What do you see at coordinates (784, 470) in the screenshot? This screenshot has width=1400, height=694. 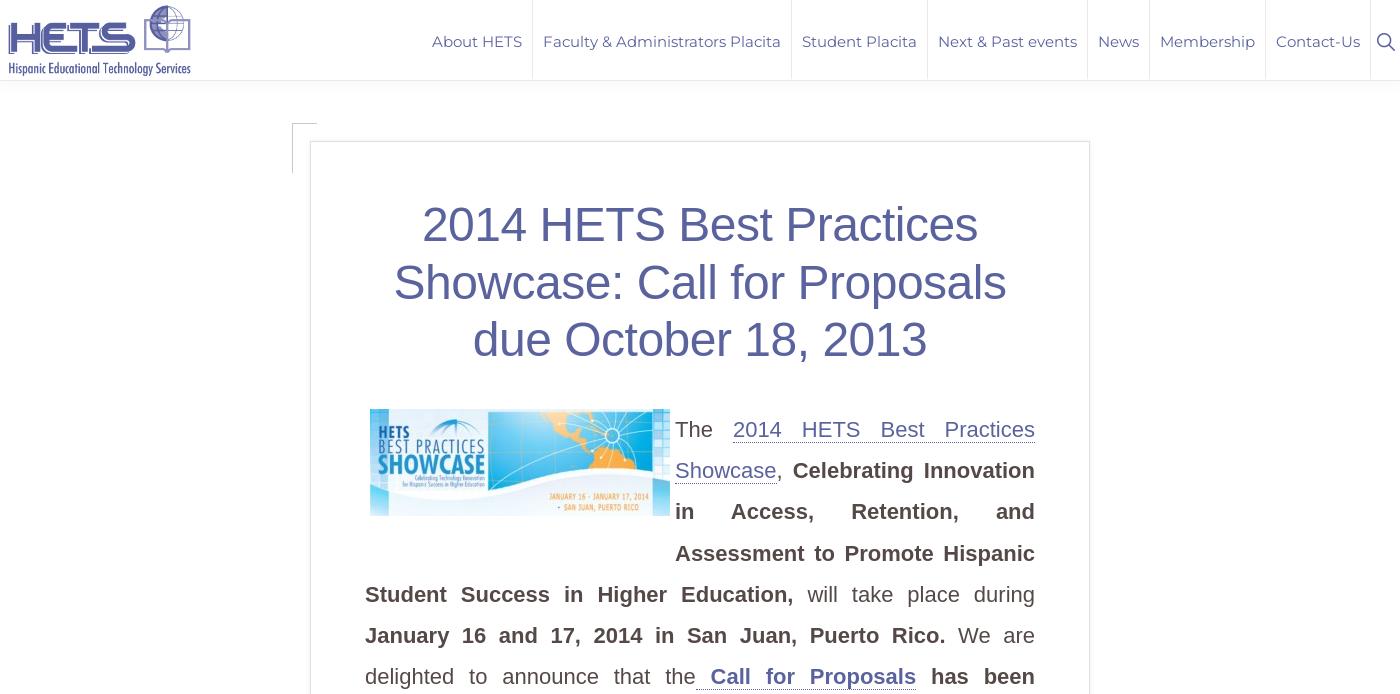 I see `','` at bounding box center [784, 470].